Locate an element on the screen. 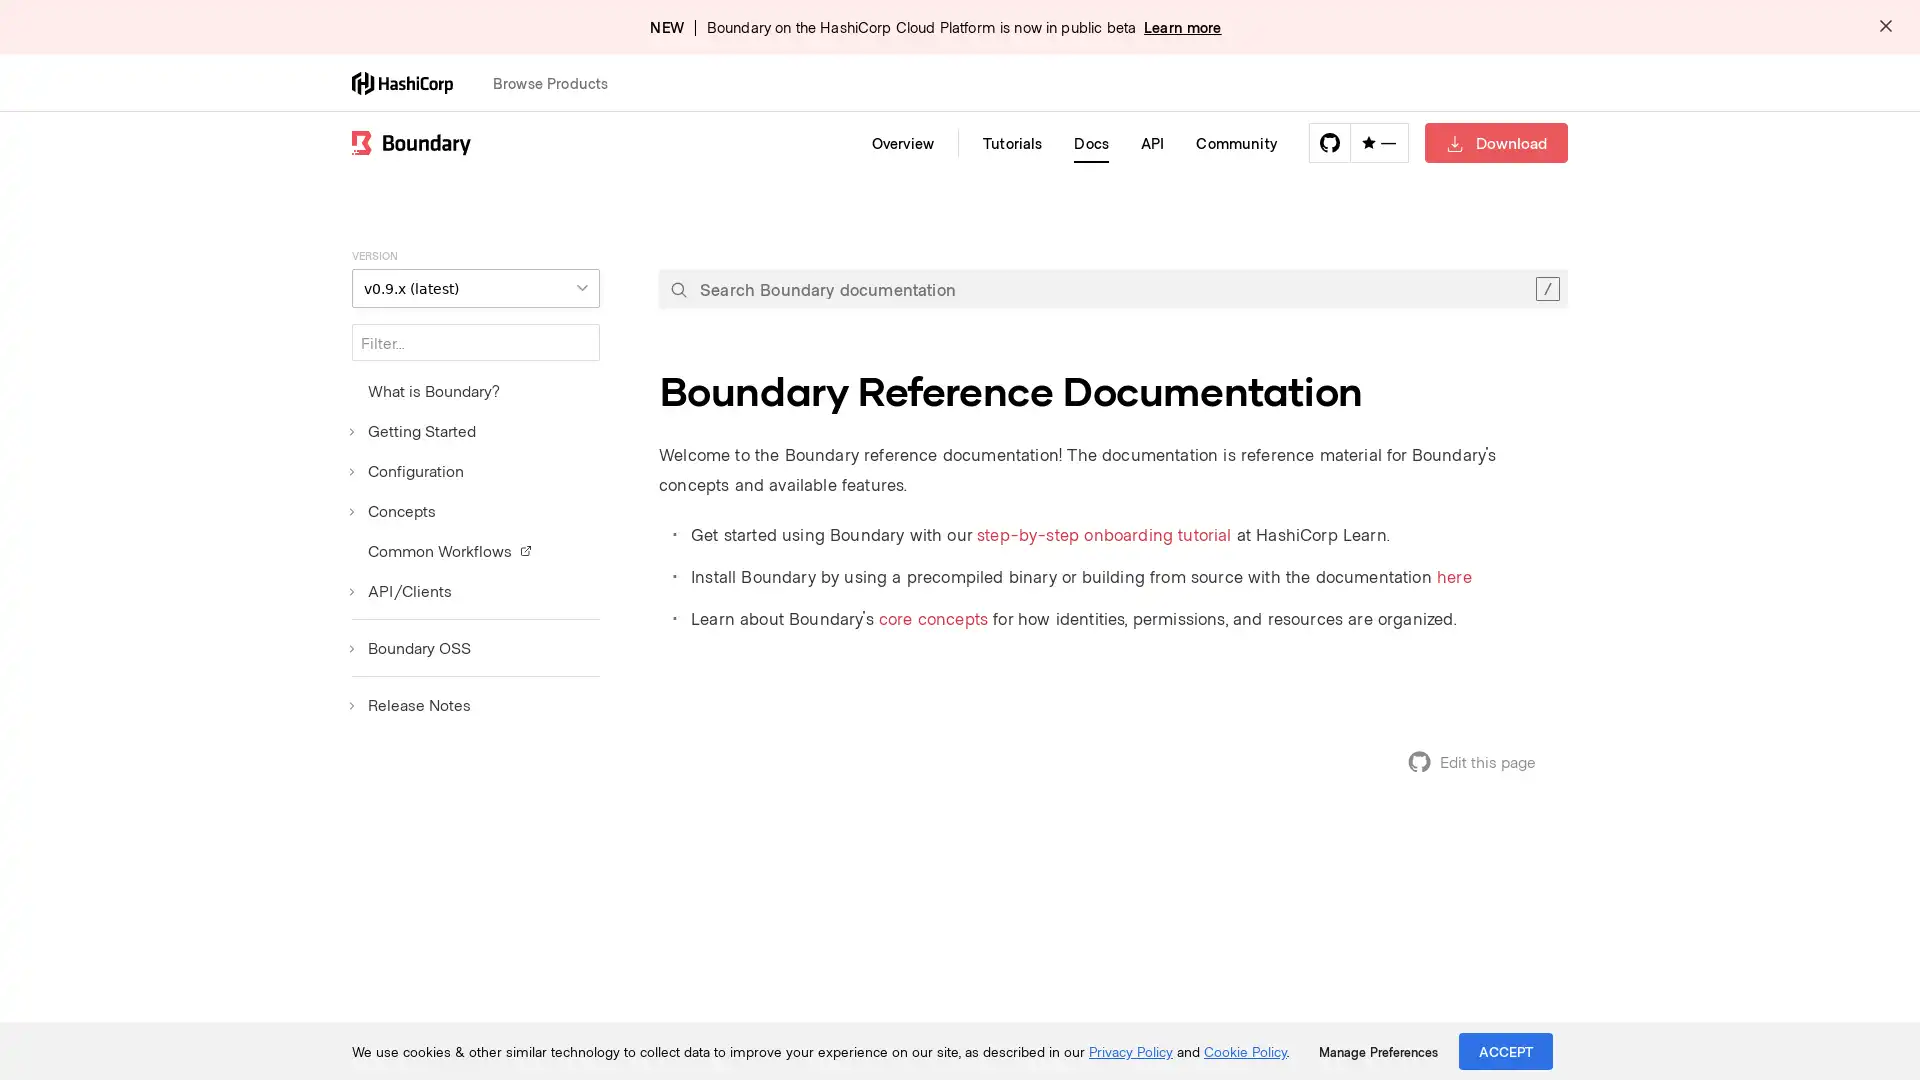  Browse Products Open this menu is located at coordinates (559, 82).